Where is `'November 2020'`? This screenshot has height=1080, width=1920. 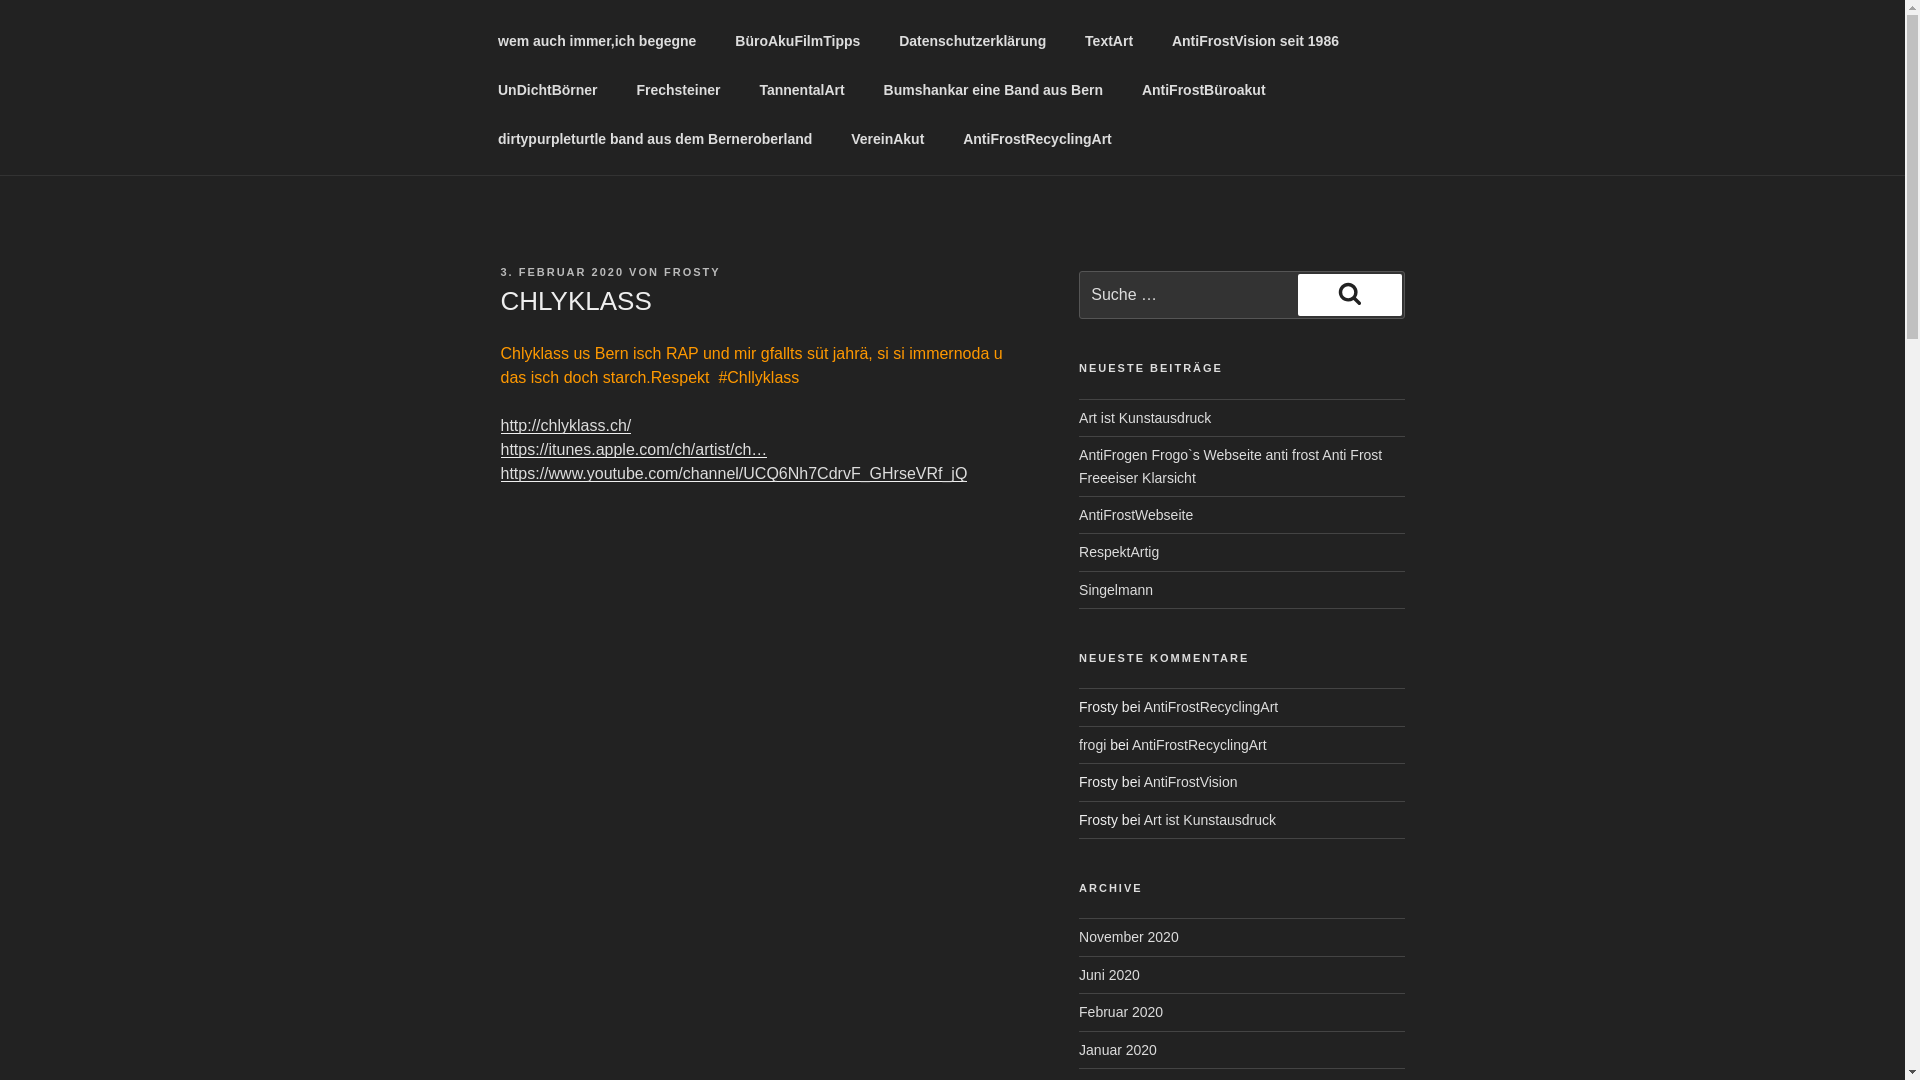
'November 2020' is located at coordinates (1128, 937).